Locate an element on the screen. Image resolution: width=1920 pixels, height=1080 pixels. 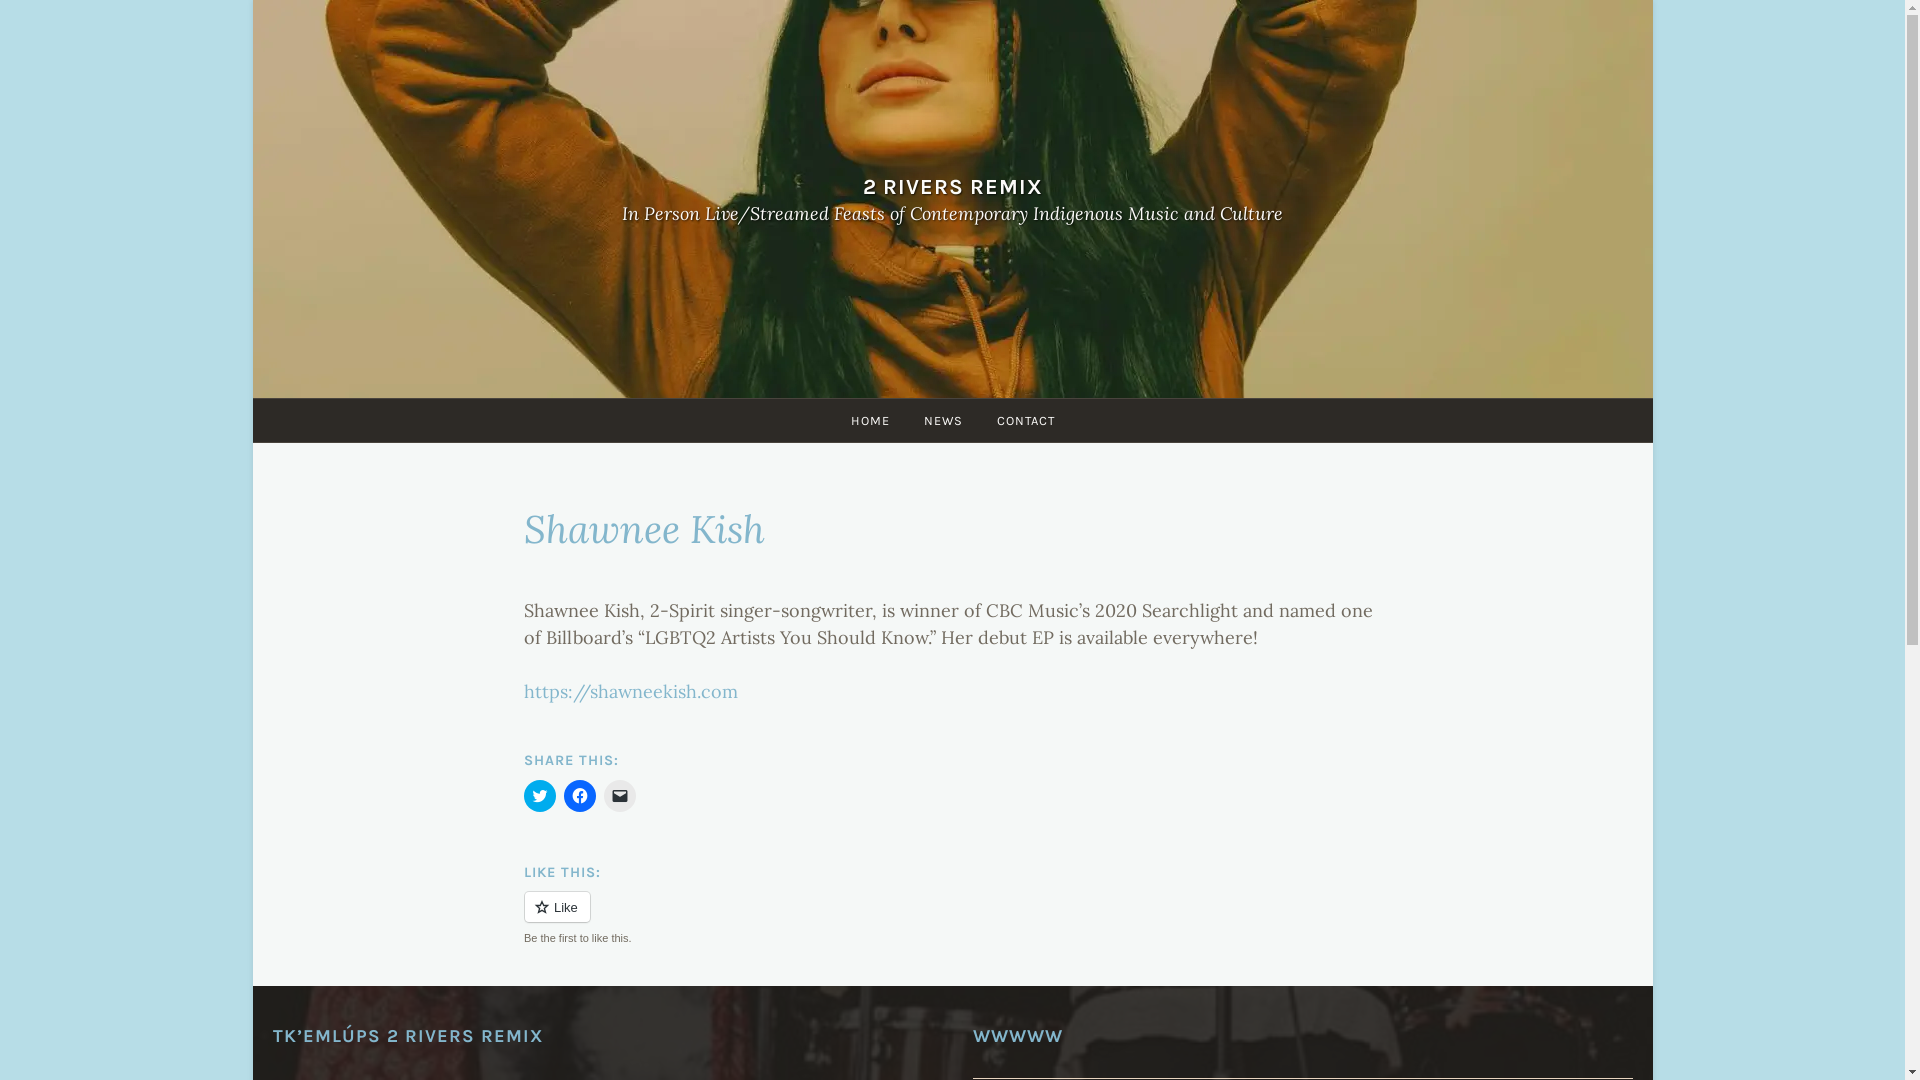
'https://shawneekish.com' is located at coordinates (629, 690).